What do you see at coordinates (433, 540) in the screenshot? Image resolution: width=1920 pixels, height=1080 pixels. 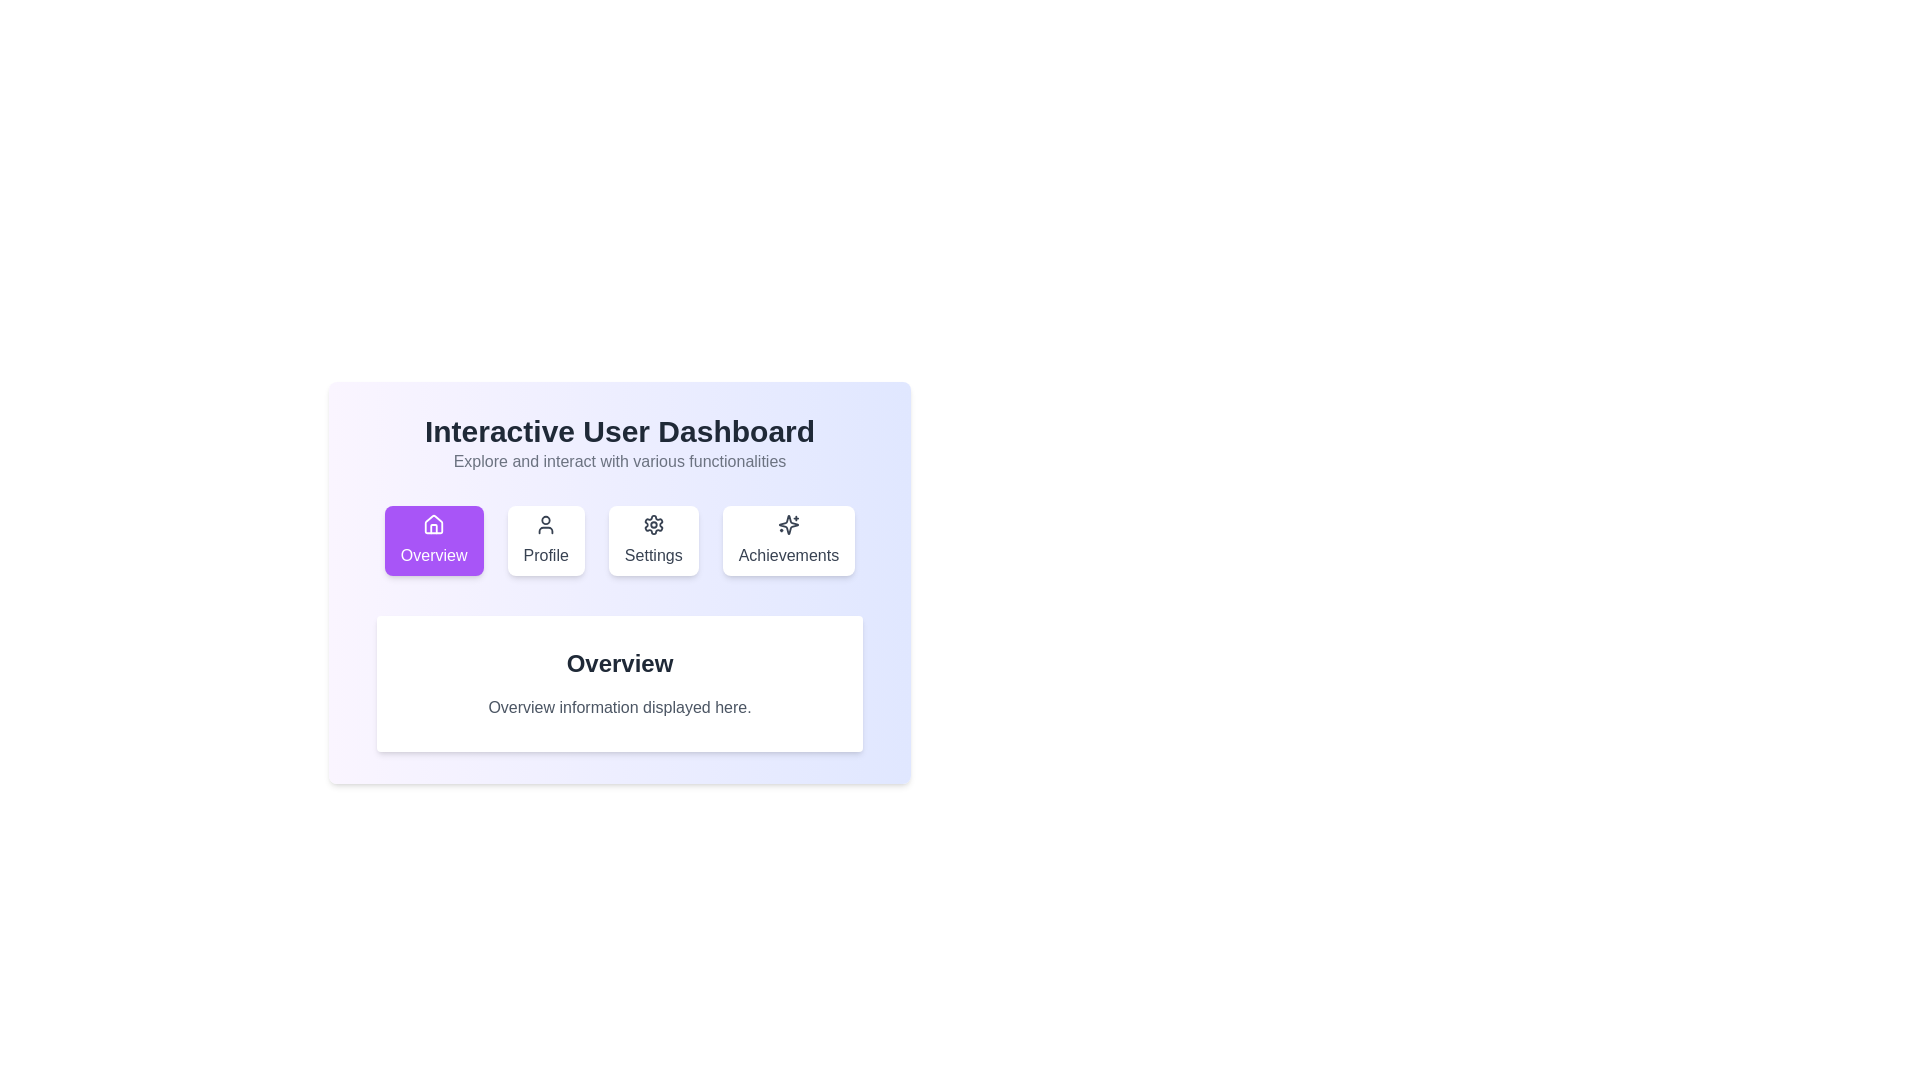 I see `the 'Overview' button with a purple background and white text for accessibility support` at bounding box center [433, 540].